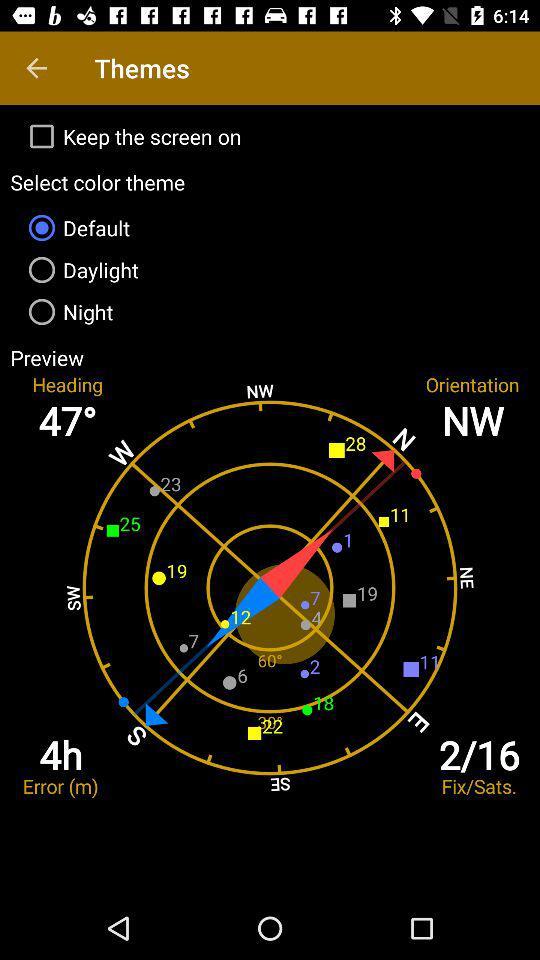 This screenshot has height=960, width=540. Describe the element at coordinates (270, 312) in the screenshot. I see `item above the preview item` at that location.